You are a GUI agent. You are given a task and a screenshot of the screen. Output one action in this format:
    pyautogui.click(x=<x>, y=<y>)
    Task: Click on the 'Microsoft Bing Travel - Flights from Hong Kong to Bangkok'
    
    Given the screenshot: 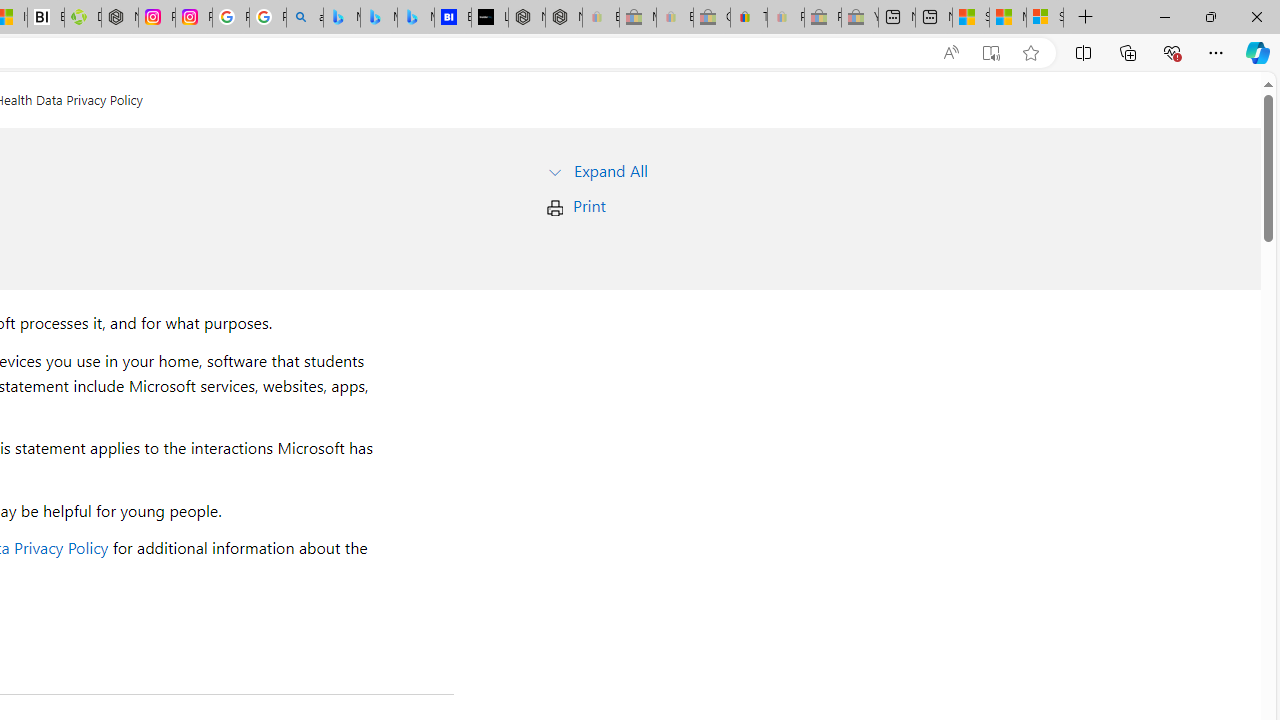 What is the action you would take?
    pyautogui.click(x=341, y=17)
    